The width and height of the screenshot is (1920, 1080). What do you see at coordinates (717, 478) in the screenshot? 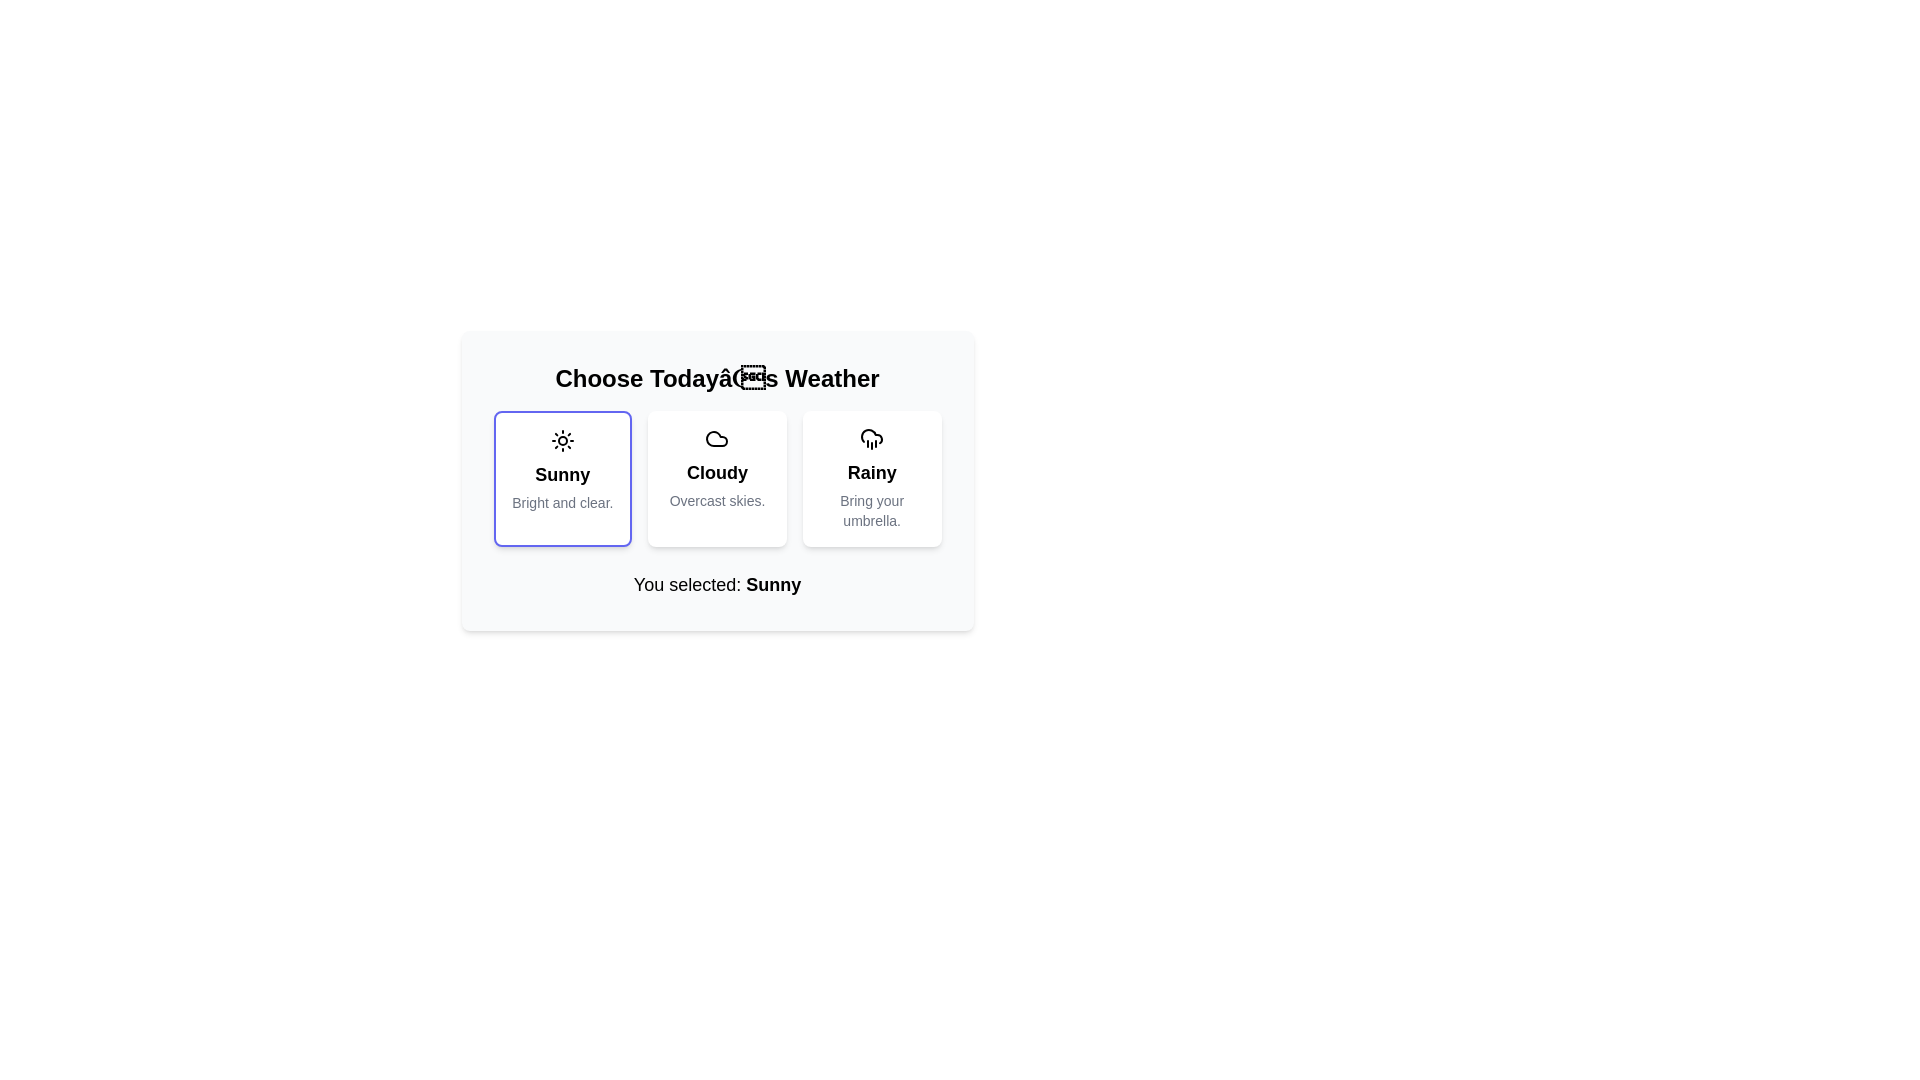
I see `the 'Cloudy' weather option card in the weather selection interface` at bounding box center [717, 478].